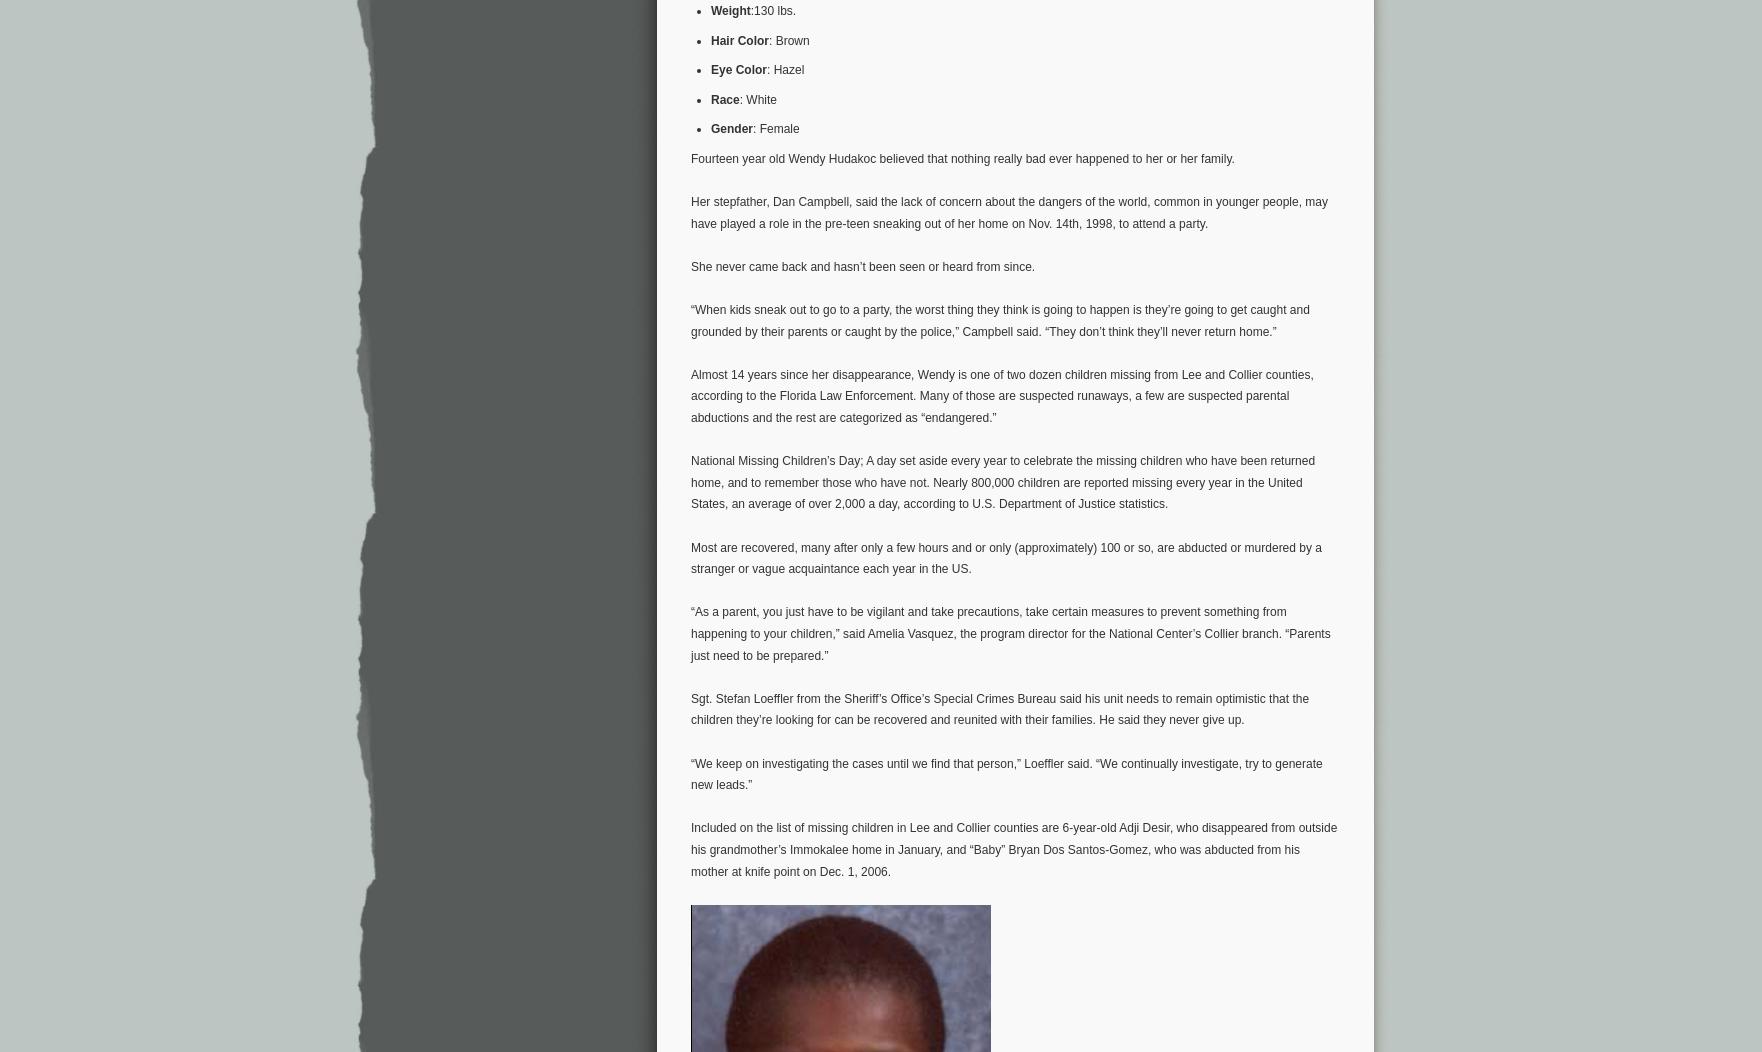 Image resolution: width=1762 pixels, height=1052 pixels. Describe the element at coordinates (1010, 633) in the screenshot. I see `'“As a parent, you just have to be vigilant and take precautions, take certain measures to prevent something from happening to your children,” said Amelia Vasquez, the program director for the National Center’s Collier branch. “Parents just need to be prepared.”'` at that location.